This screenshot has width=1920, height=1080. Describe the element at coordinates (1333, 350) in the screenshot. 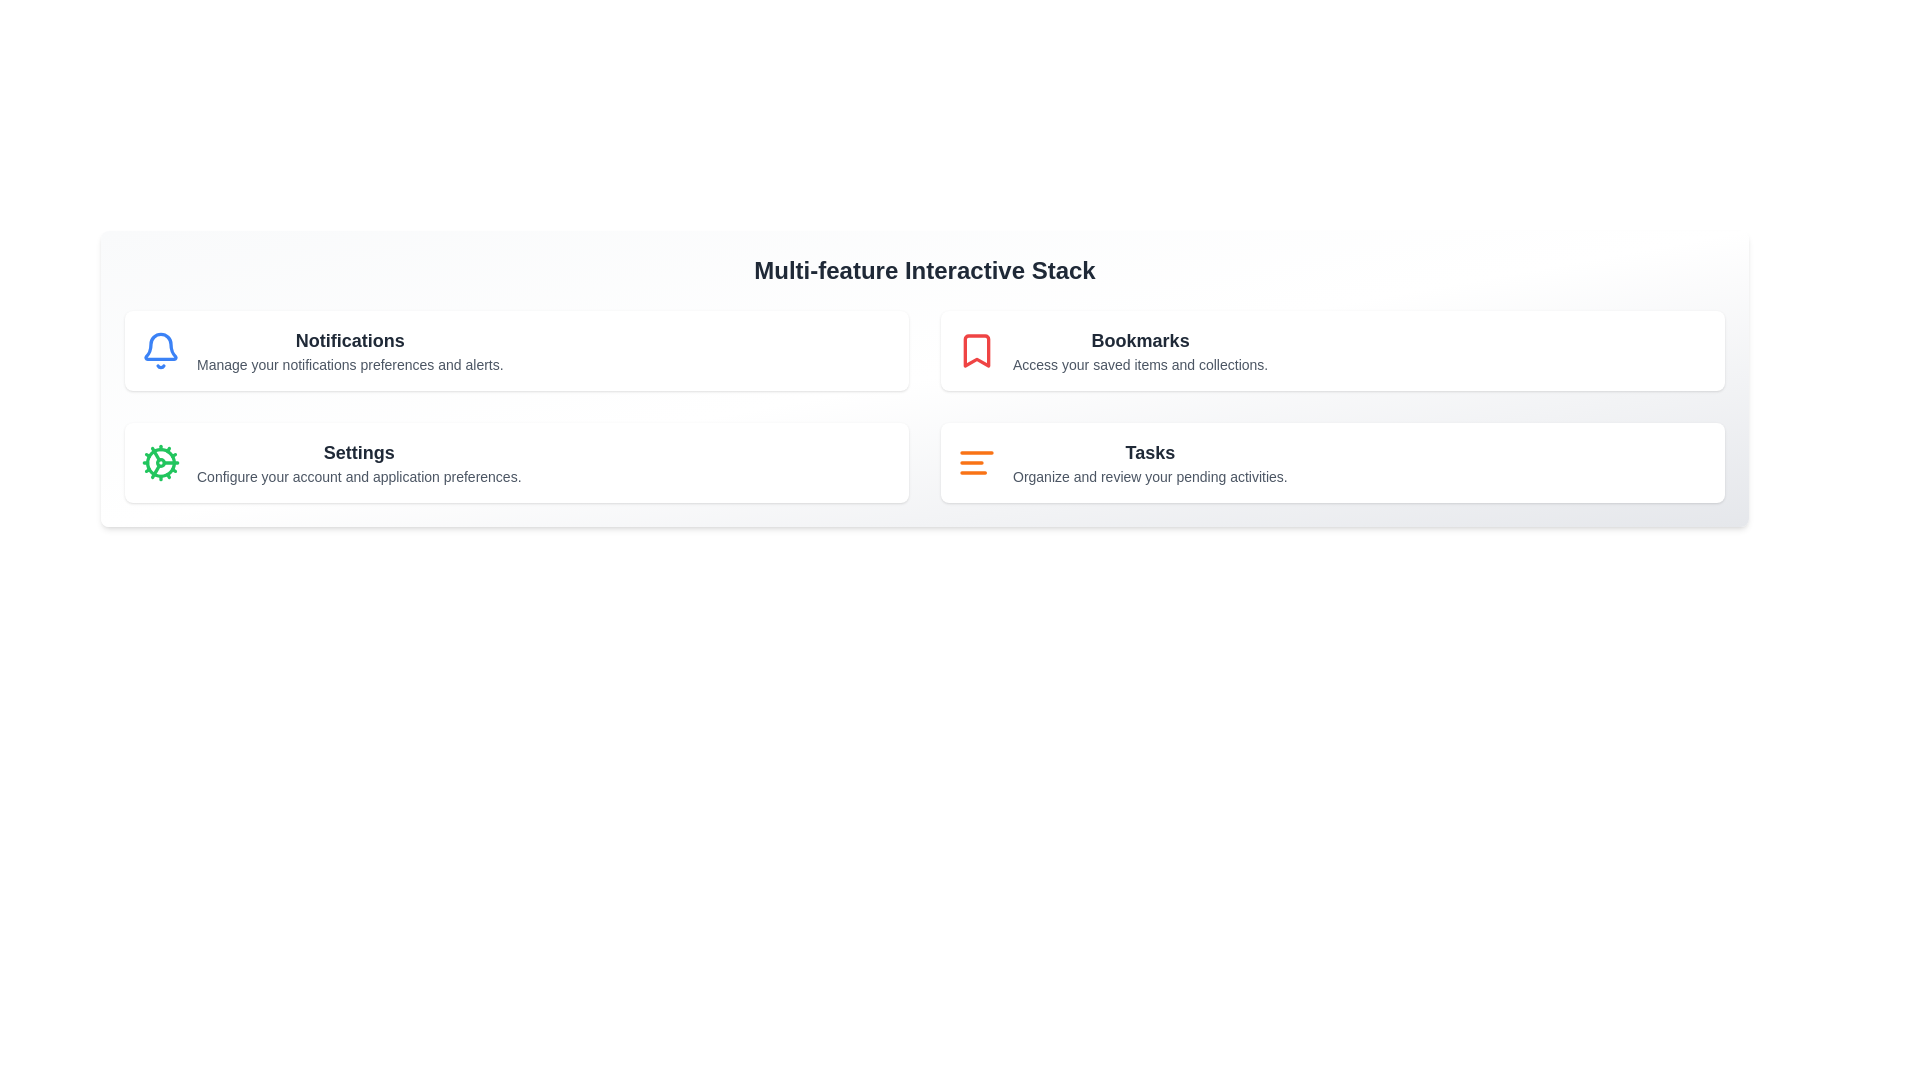

I see `the Informational panel in the upper-right section of the grid` at that location.